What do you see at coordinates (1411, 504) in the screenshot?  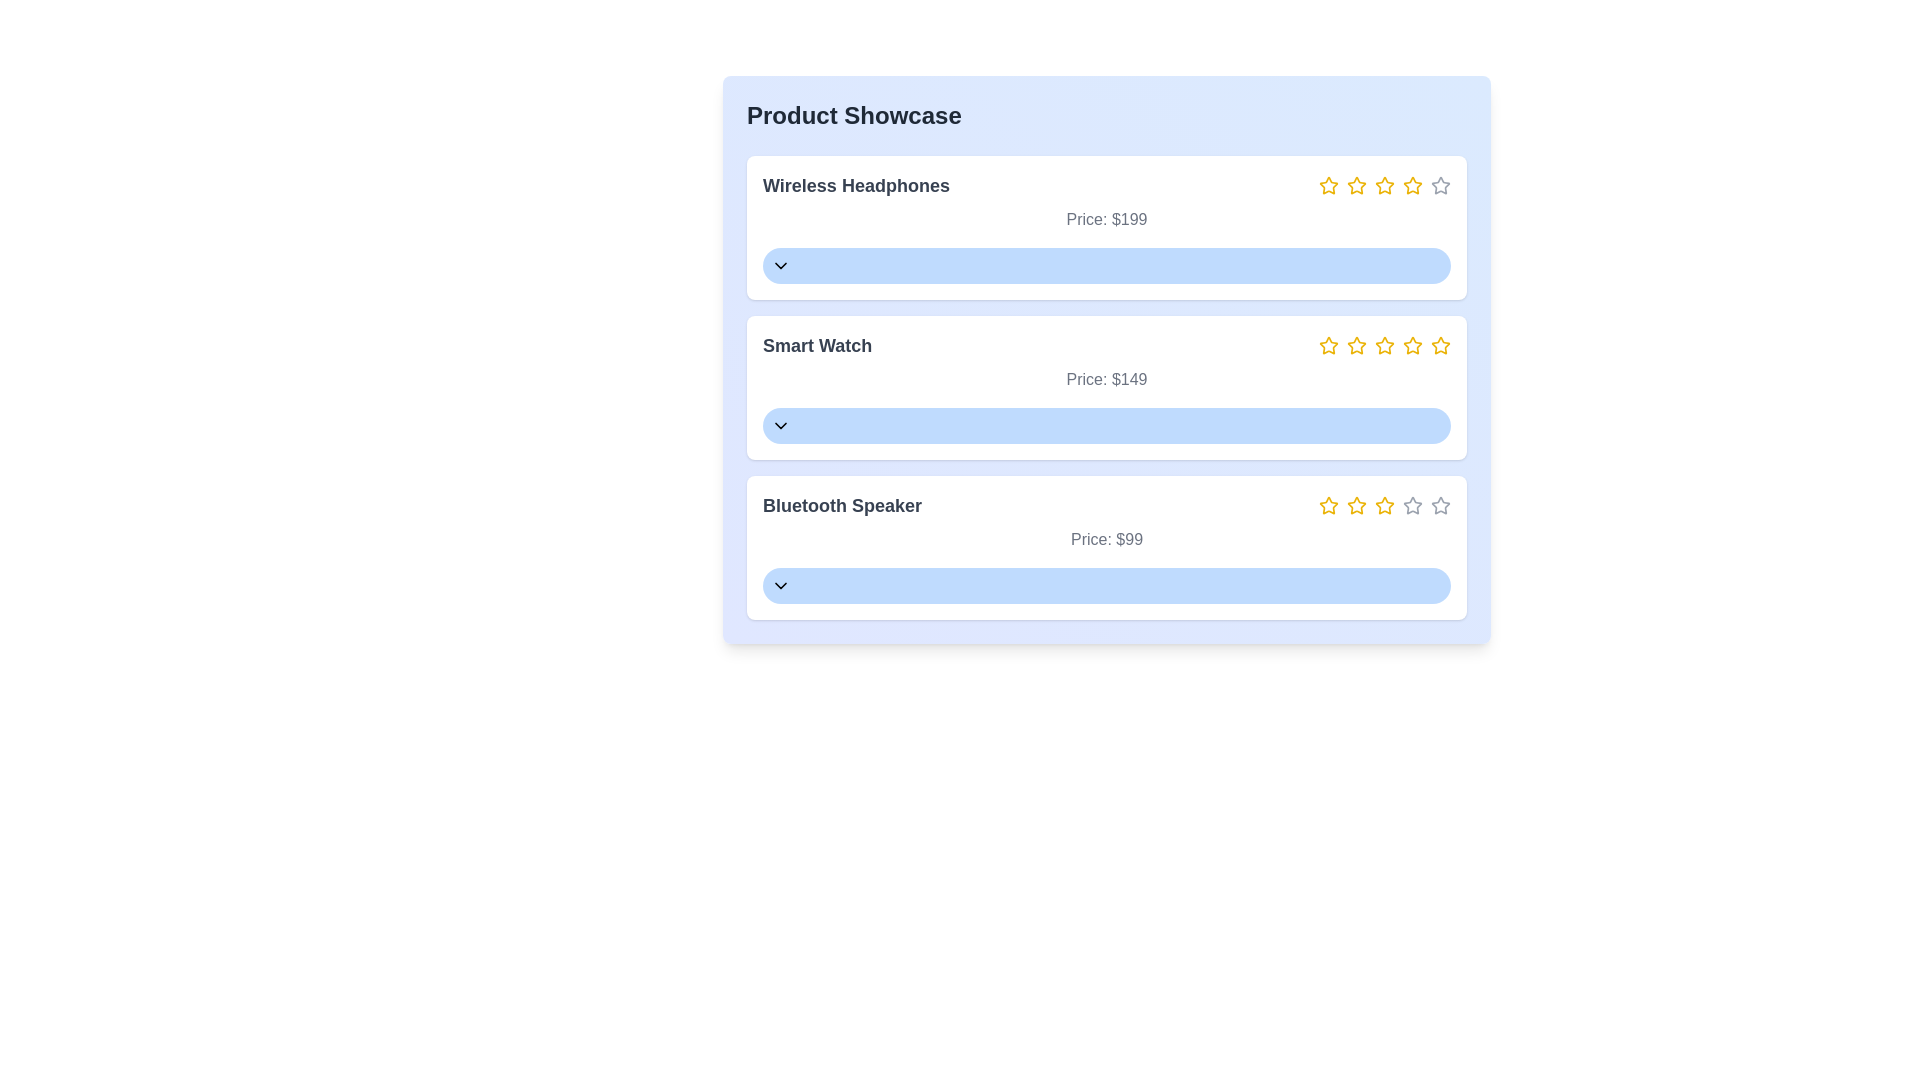 I see `the fourth rating star icon for the item 'Bluetooth Speaker'` at bounding box center [1411, 504].